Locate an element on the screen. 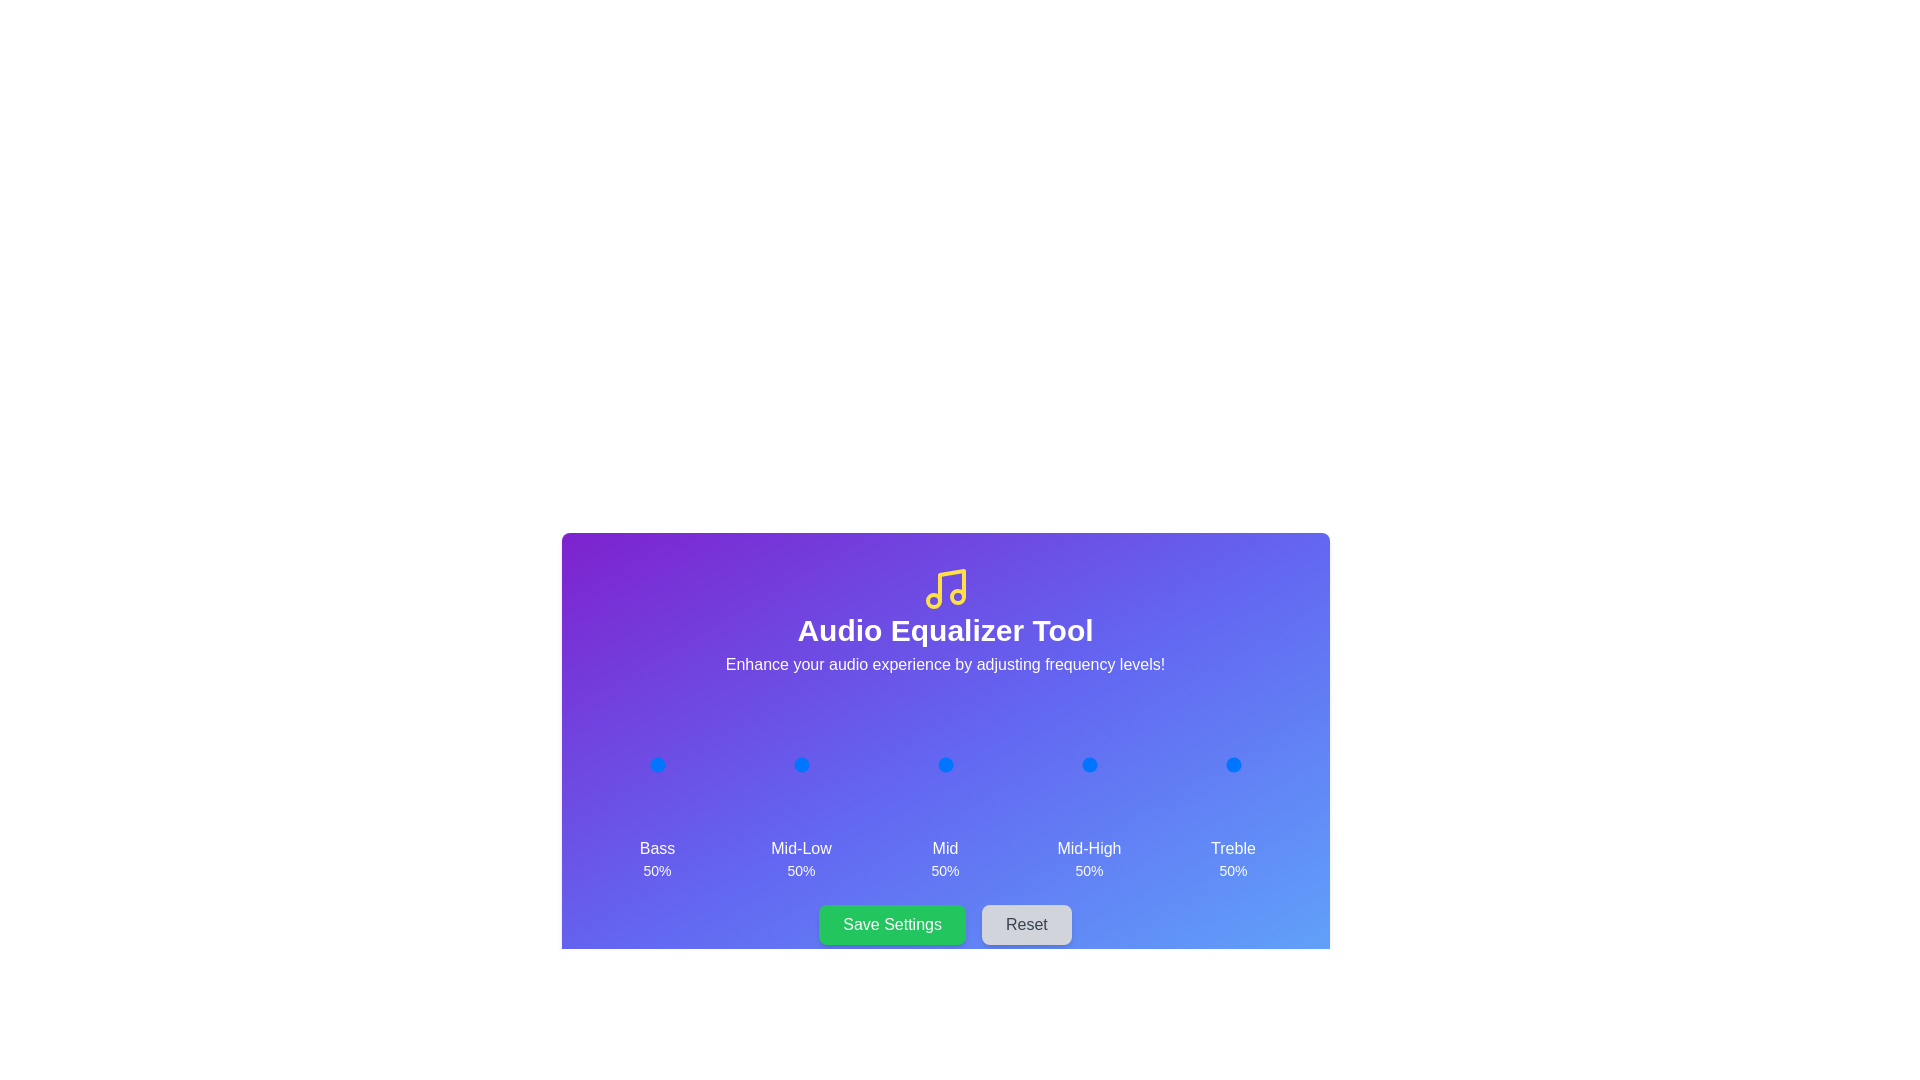  the Mid-High Slider to observe hover effects is located at coordinates (1088, 764).